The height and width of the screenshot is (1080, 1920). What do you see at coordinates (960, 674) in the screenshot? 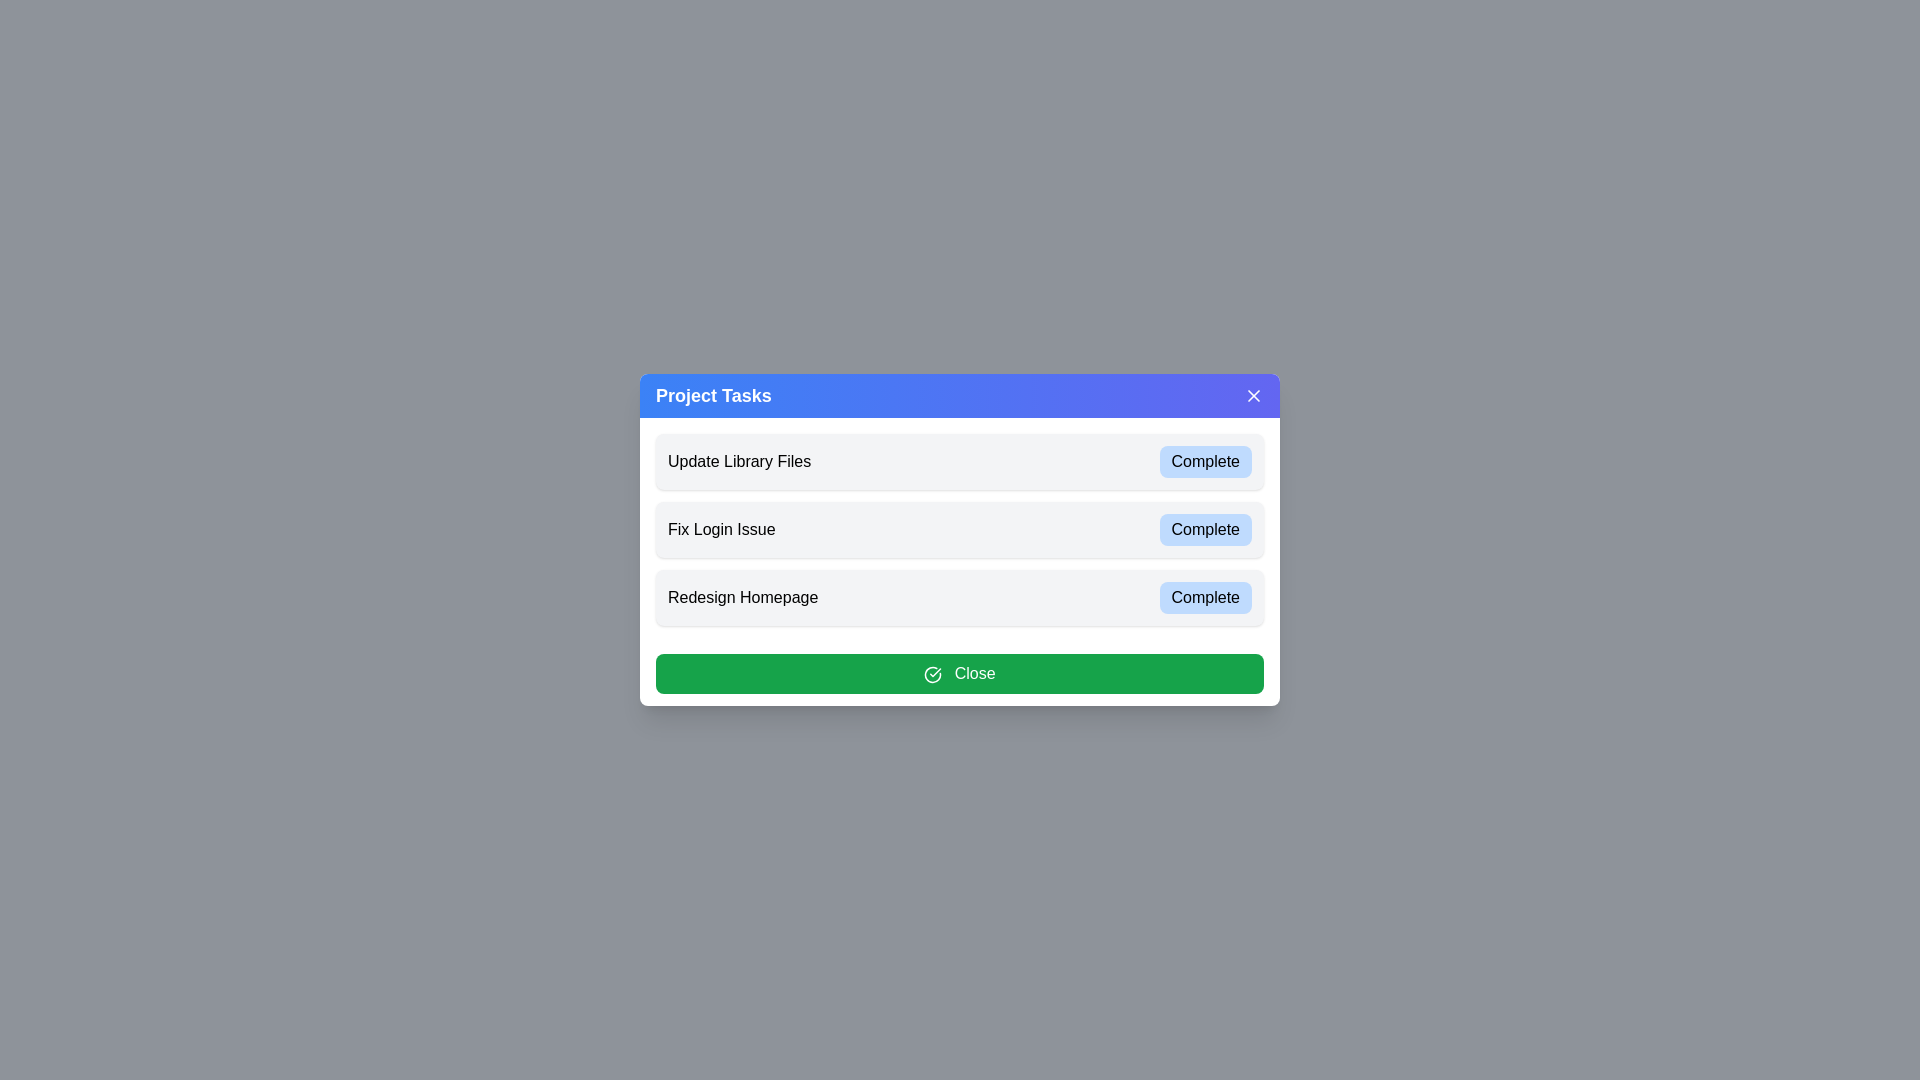
I see `the Close button located at the bottom of the modal, which dismisses or finalizes the task information` at bounding box center [960, 674].